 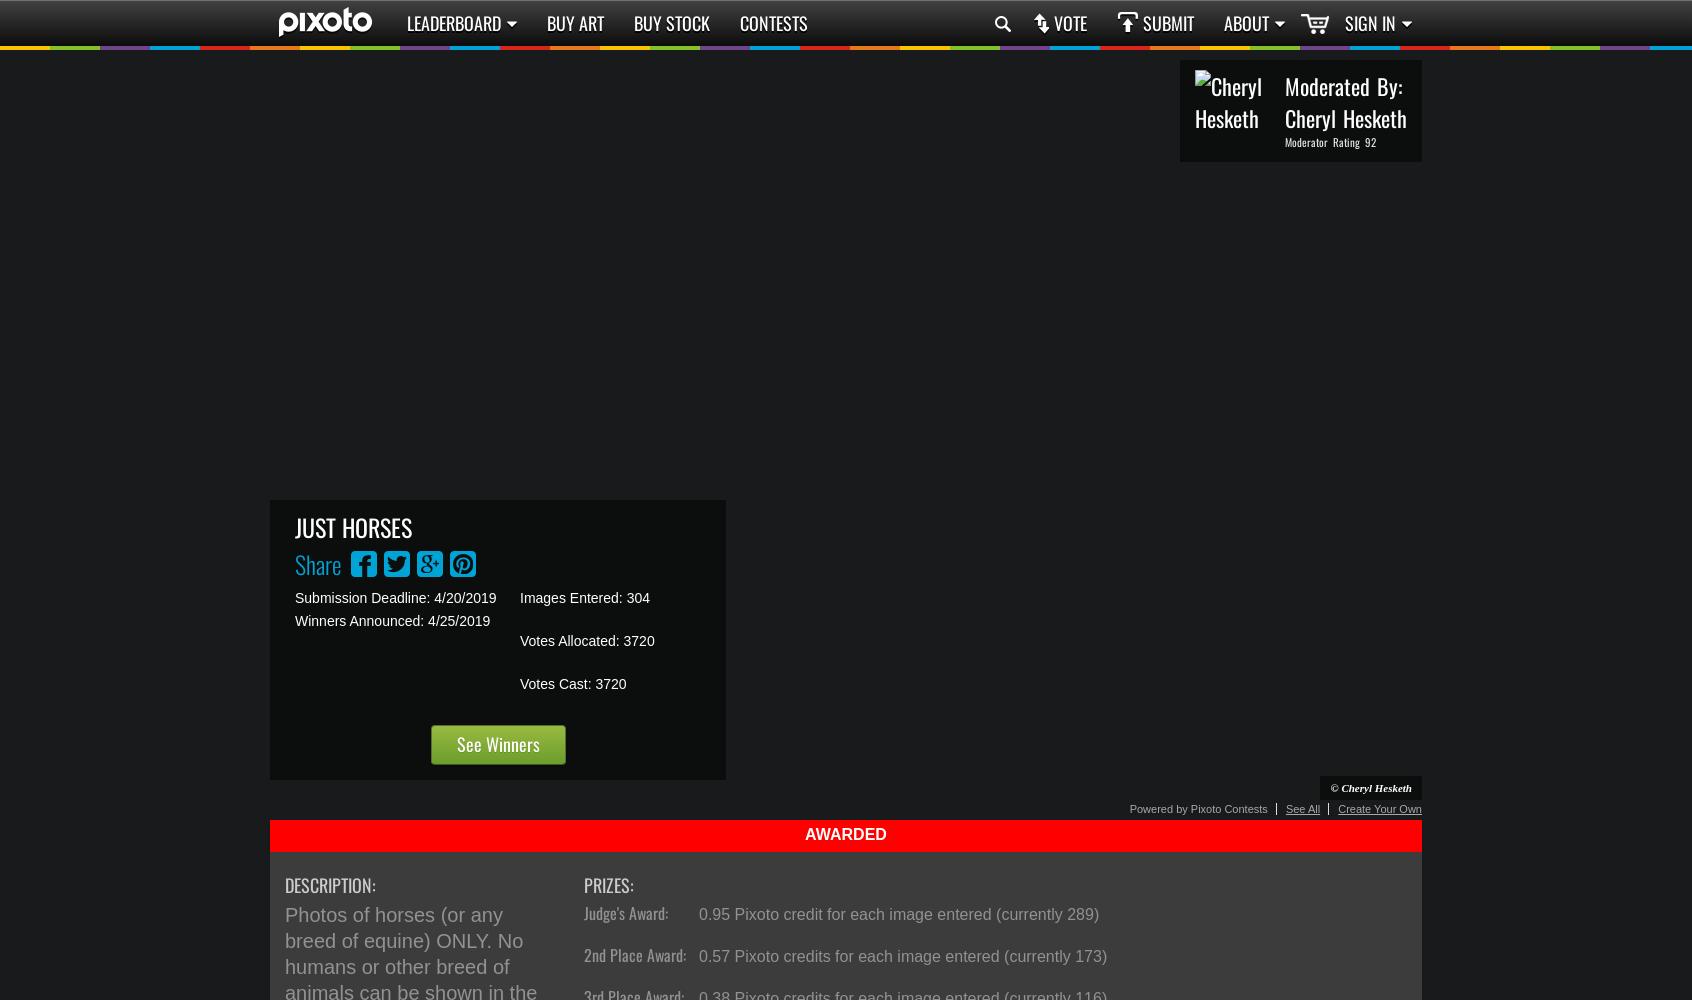 What do you see at coordinates (772, 23) in the screenshot?
I see `'Contests'` at bounding box center [772, 23].